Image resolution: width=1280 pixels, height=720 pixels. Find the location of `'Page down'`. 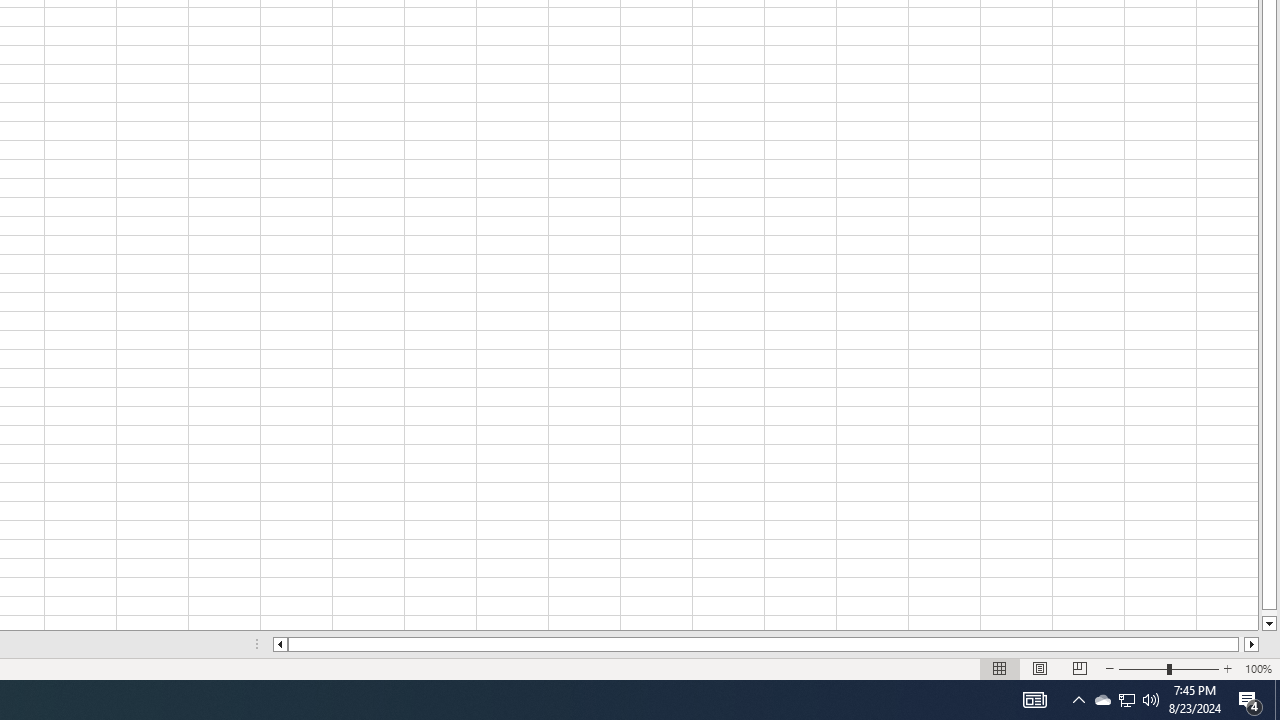

'Page down' is located at coordinates (1268, 612).